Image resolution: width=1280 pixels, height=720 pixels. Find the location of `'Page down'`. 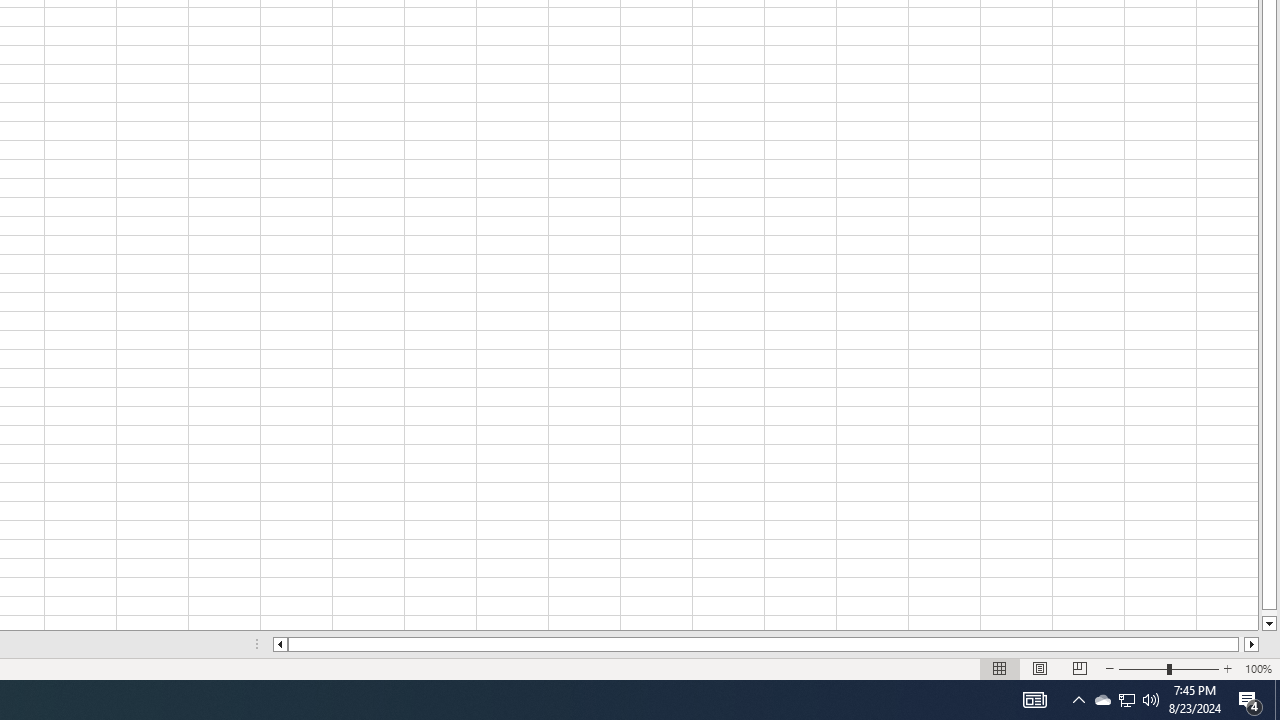

'Page down' is located at coordinates (1268, 612).